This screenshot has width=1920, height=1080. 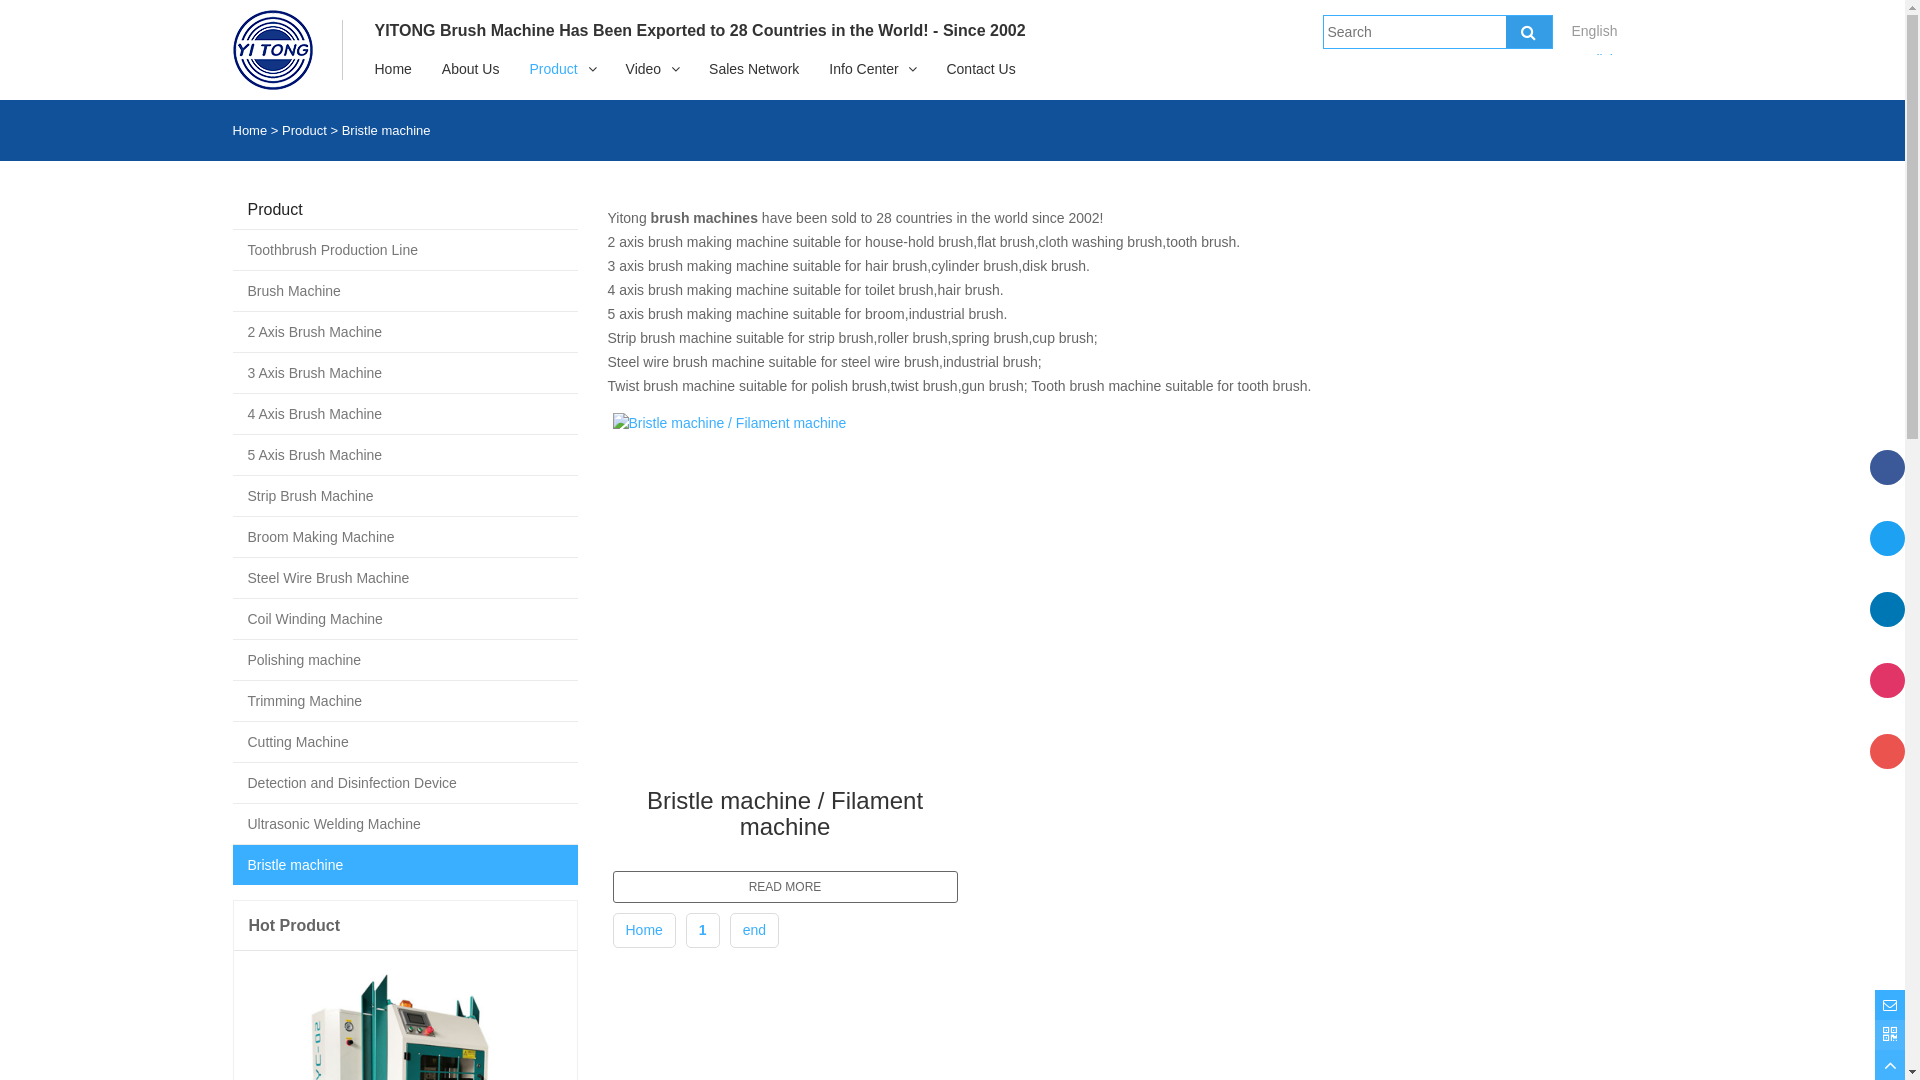 What do you see at coordinates (403, 535) in the screenshot?
I see `'Broom Making Machine'` at bounding box center [403, 535].